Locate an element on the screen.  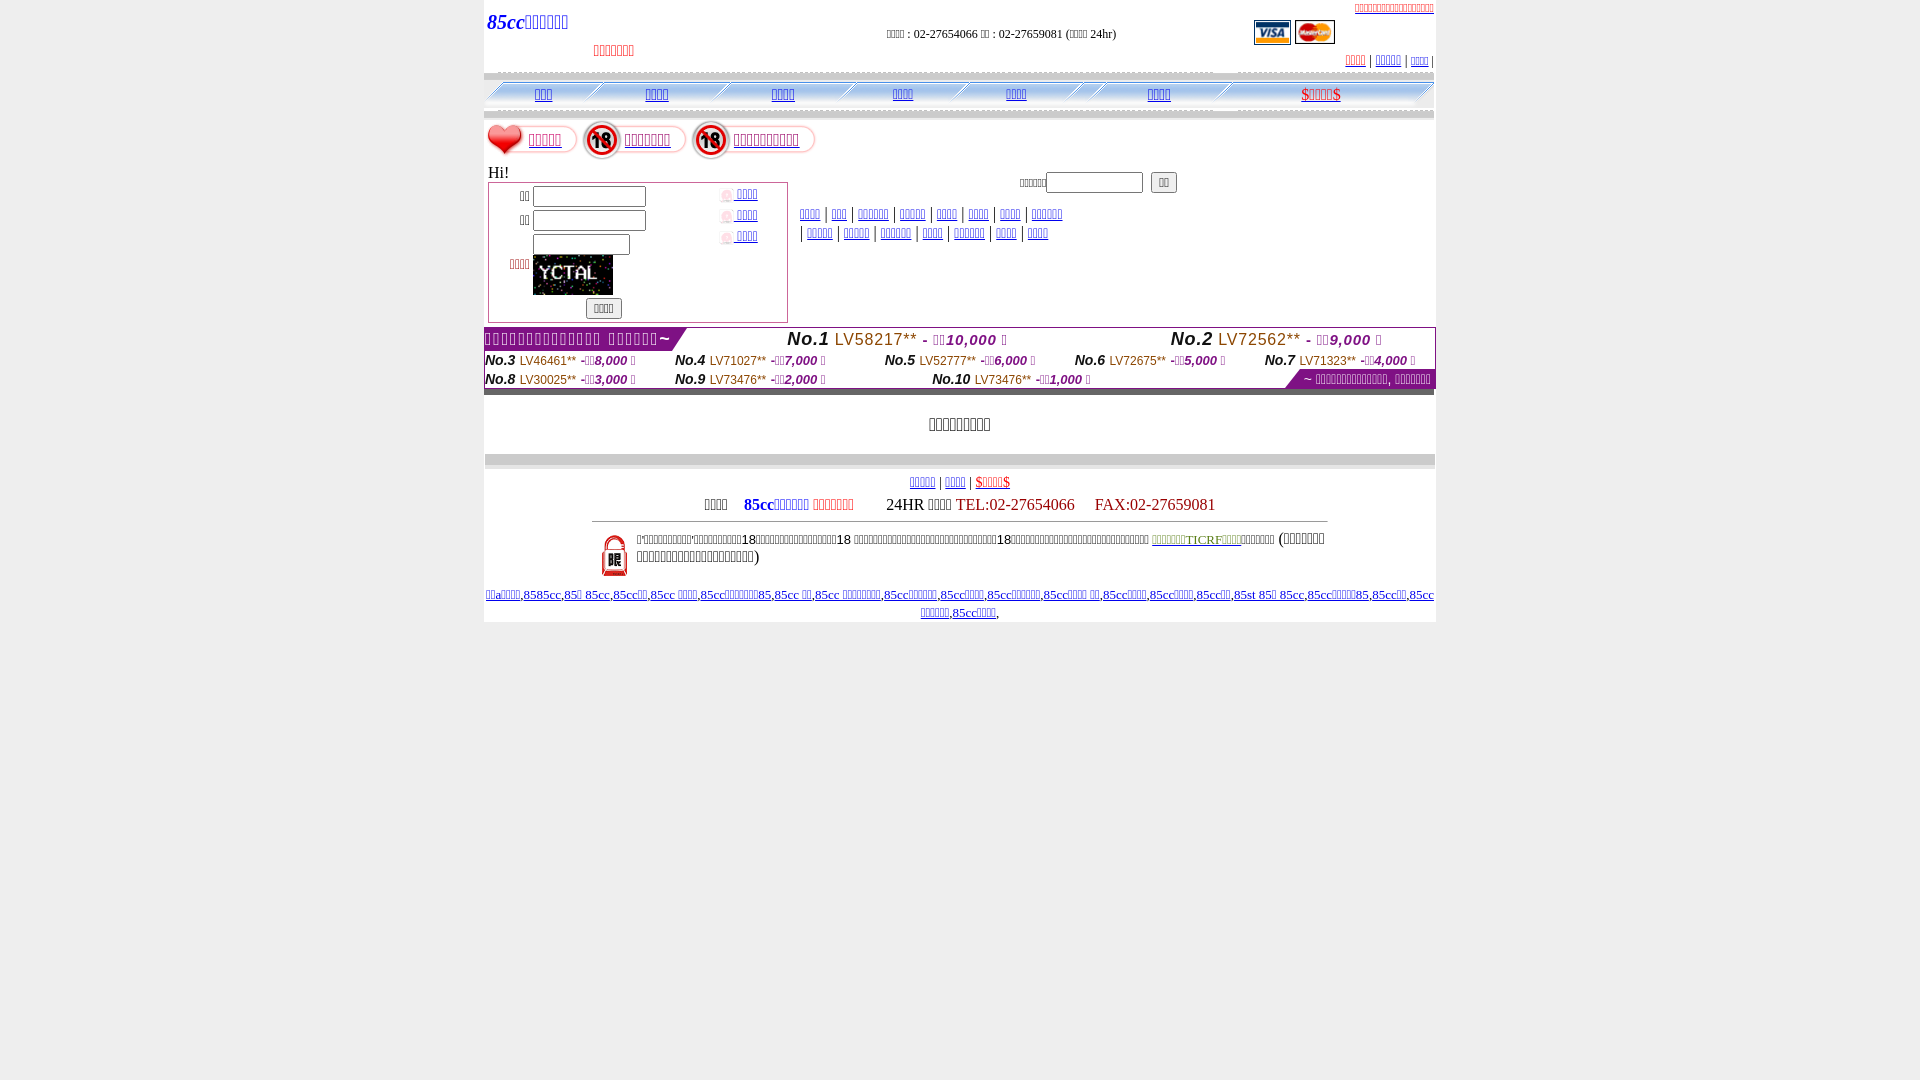
'8585cc' is located at coordinates (523, 593).